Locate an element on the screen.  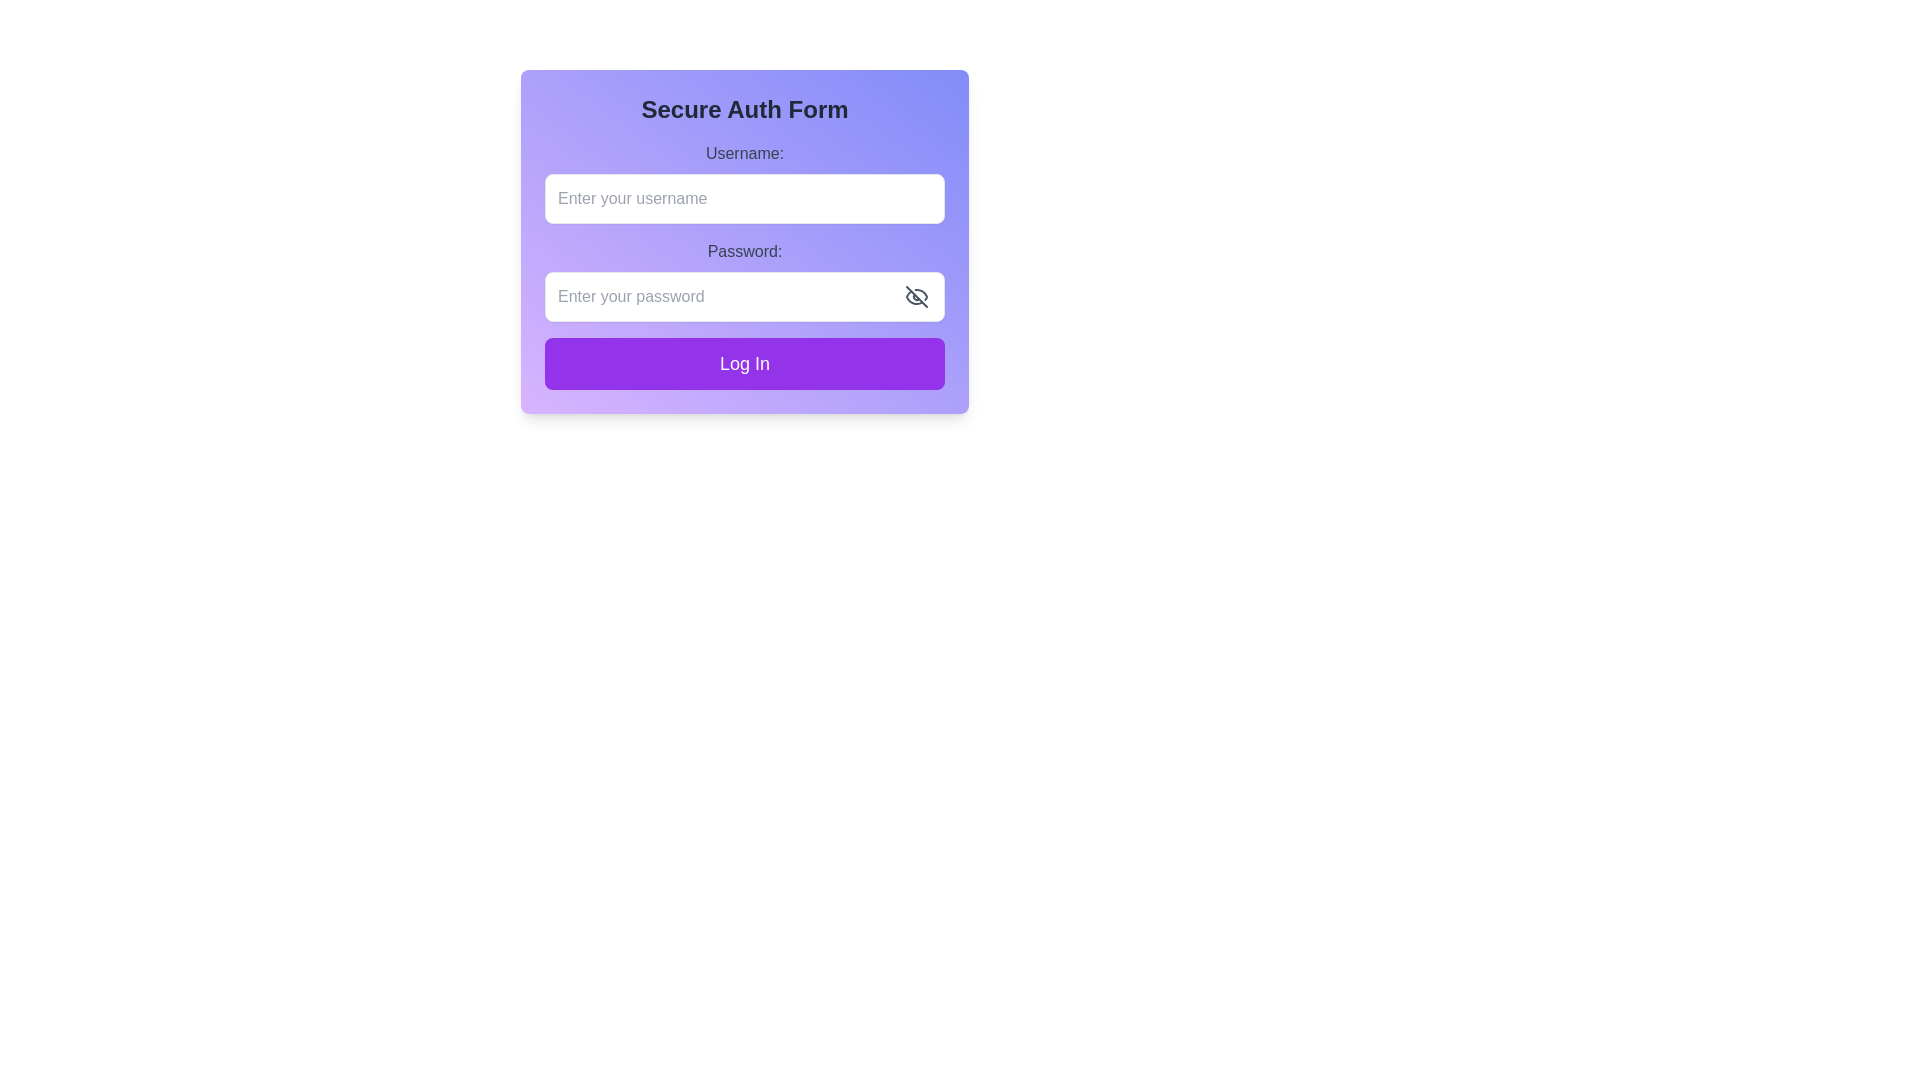
the 'hide' button icon resembling an eye with a line striking through it, located on the right edge of the password input field is located at coordinates (915, 297).